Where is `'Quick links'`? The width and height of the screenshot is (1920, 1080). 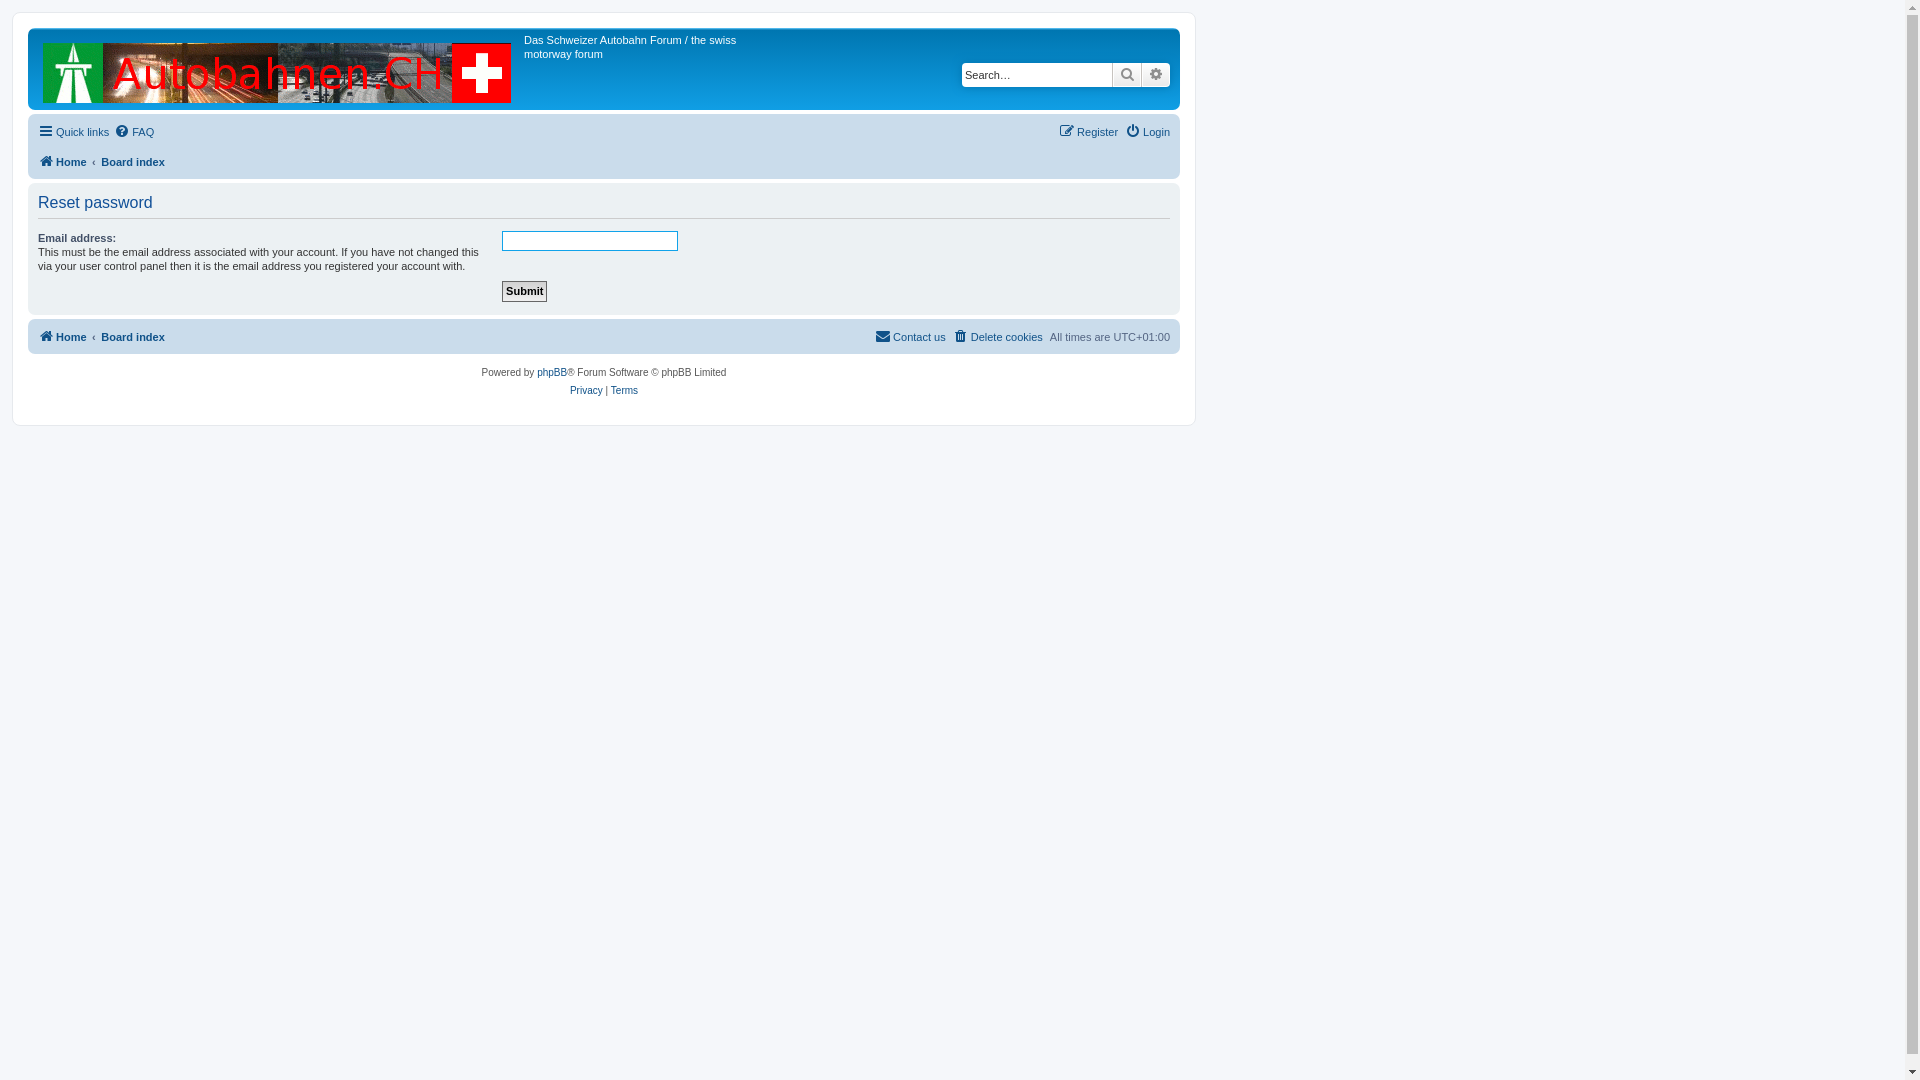 'Quick links' is located at coordinates (73, 131).